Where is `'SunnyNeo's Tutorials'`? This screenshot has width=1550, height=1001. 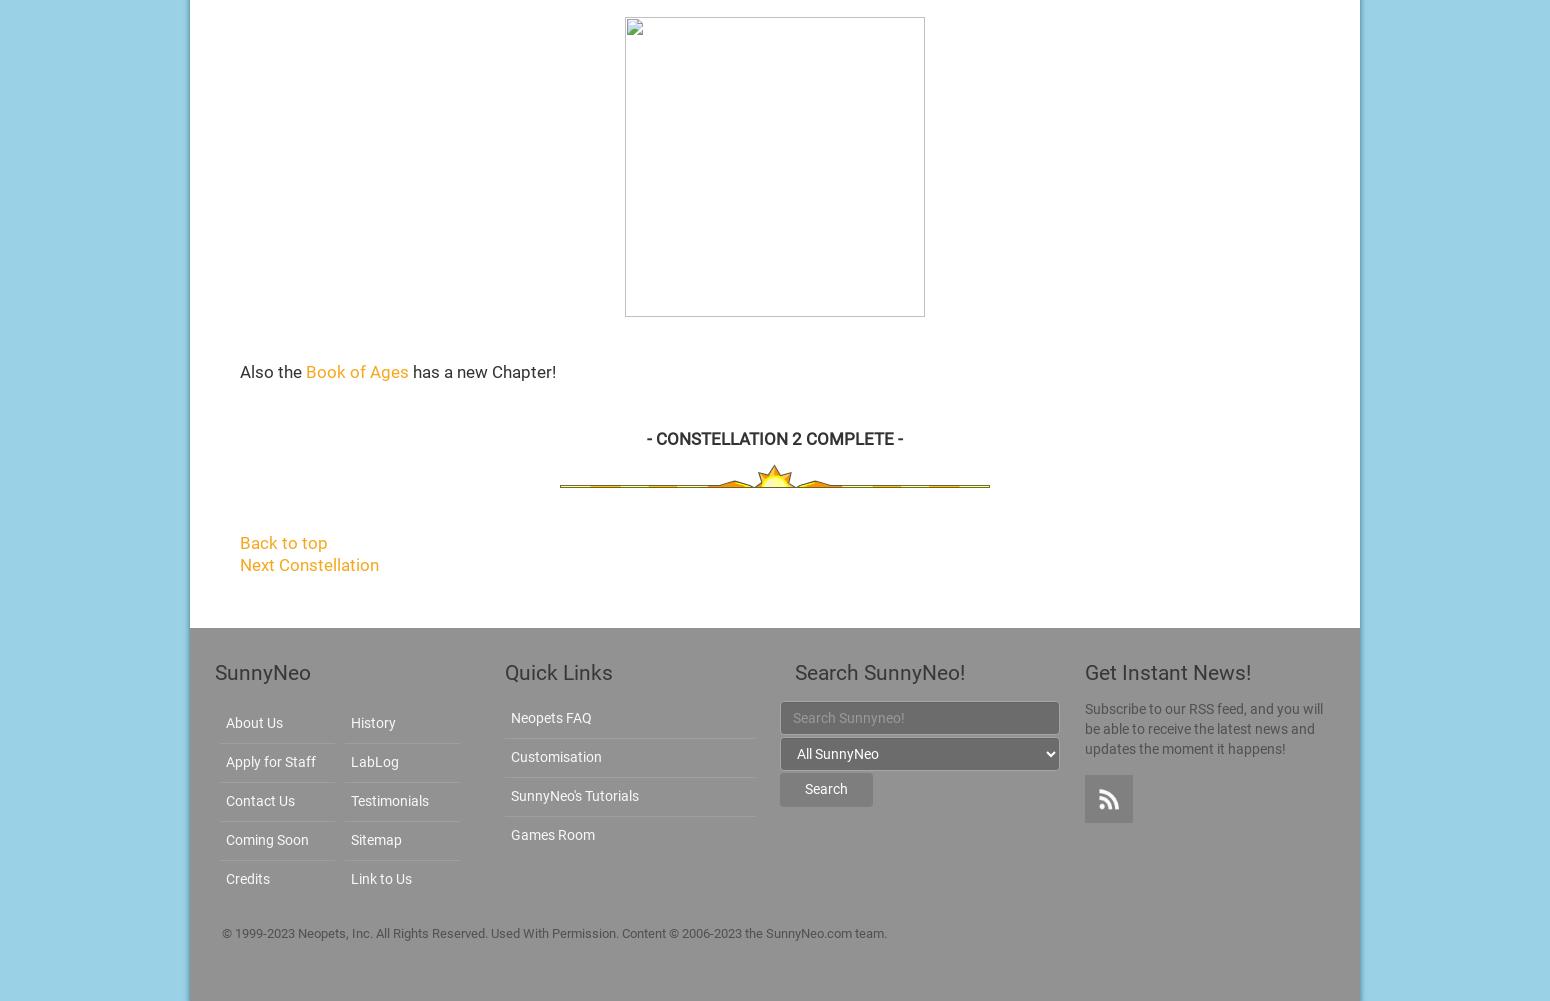 'SunnyNeo's Tutorials' is located at coordinates (510, 794).